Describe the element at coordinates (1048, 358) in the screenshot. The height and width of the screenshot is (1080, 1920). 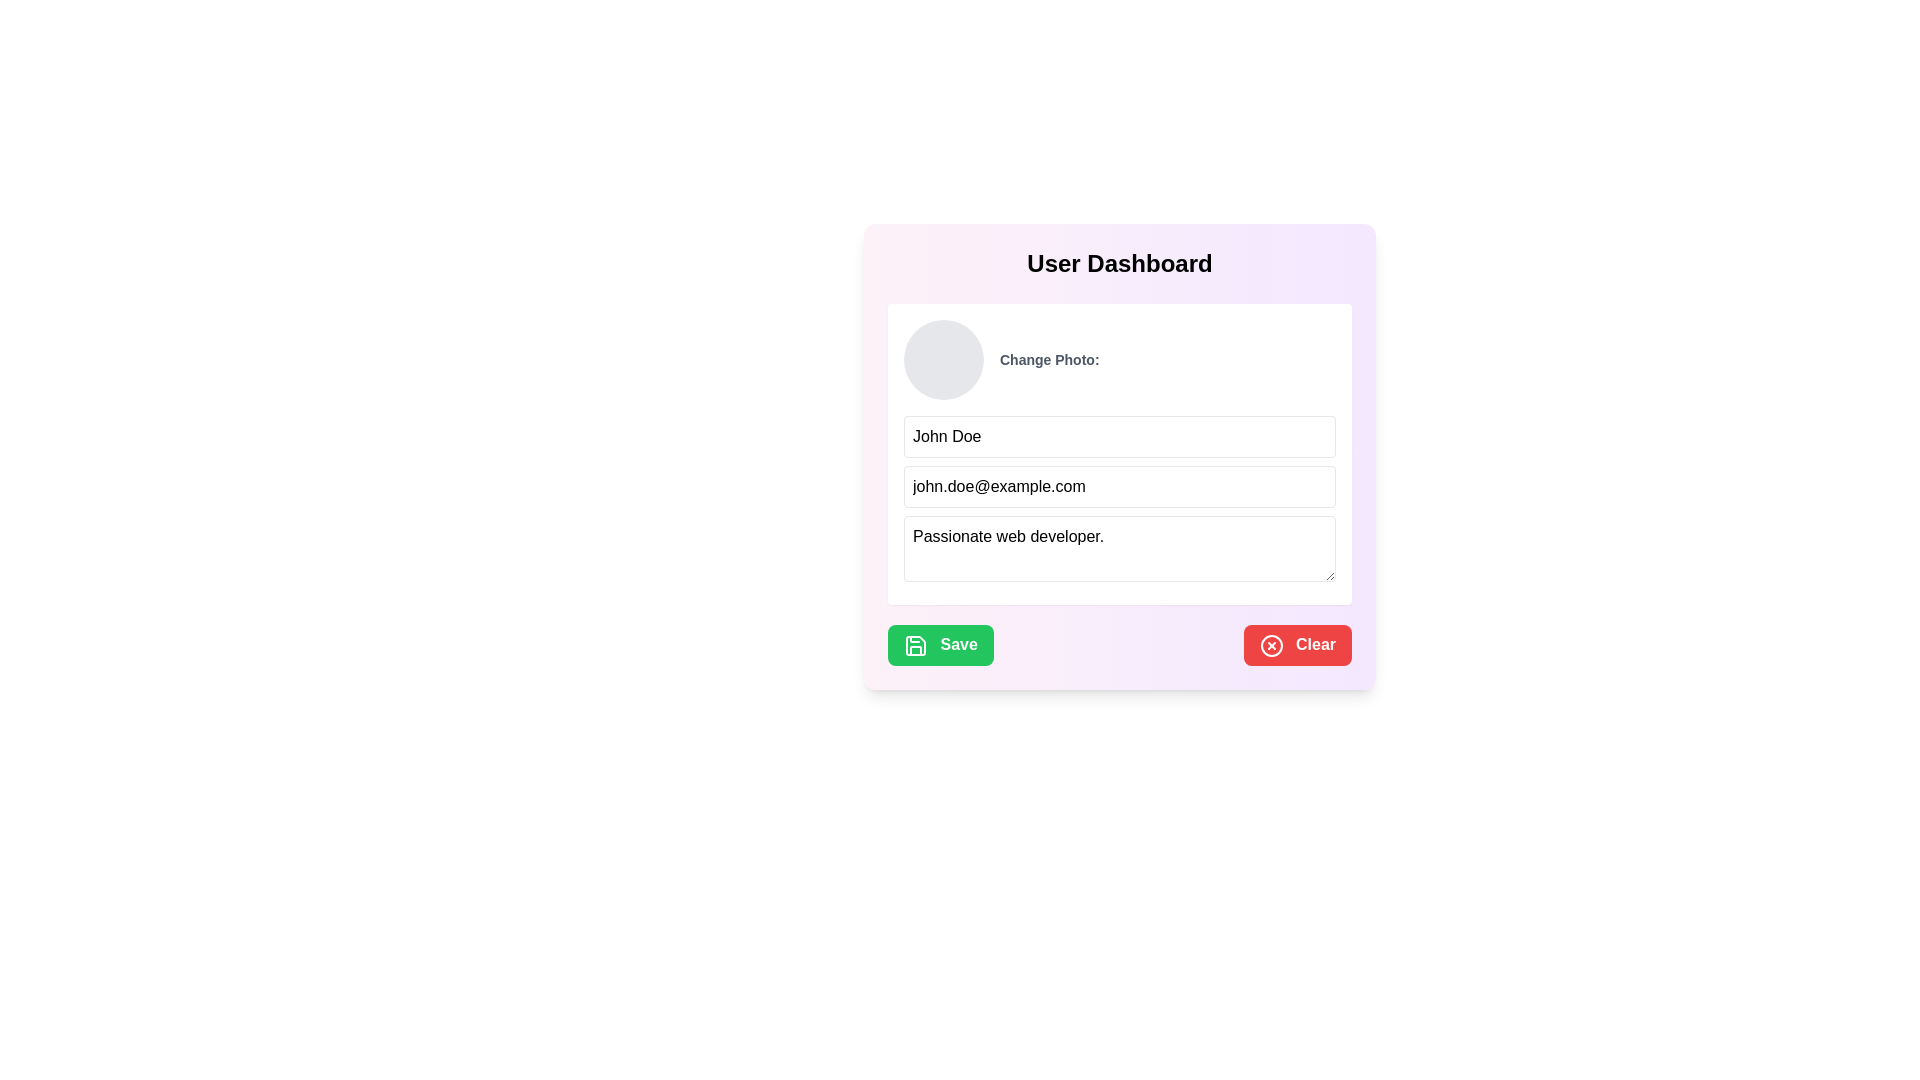
I see `the clickable text label for uploading or changing a profile photo` at that location.